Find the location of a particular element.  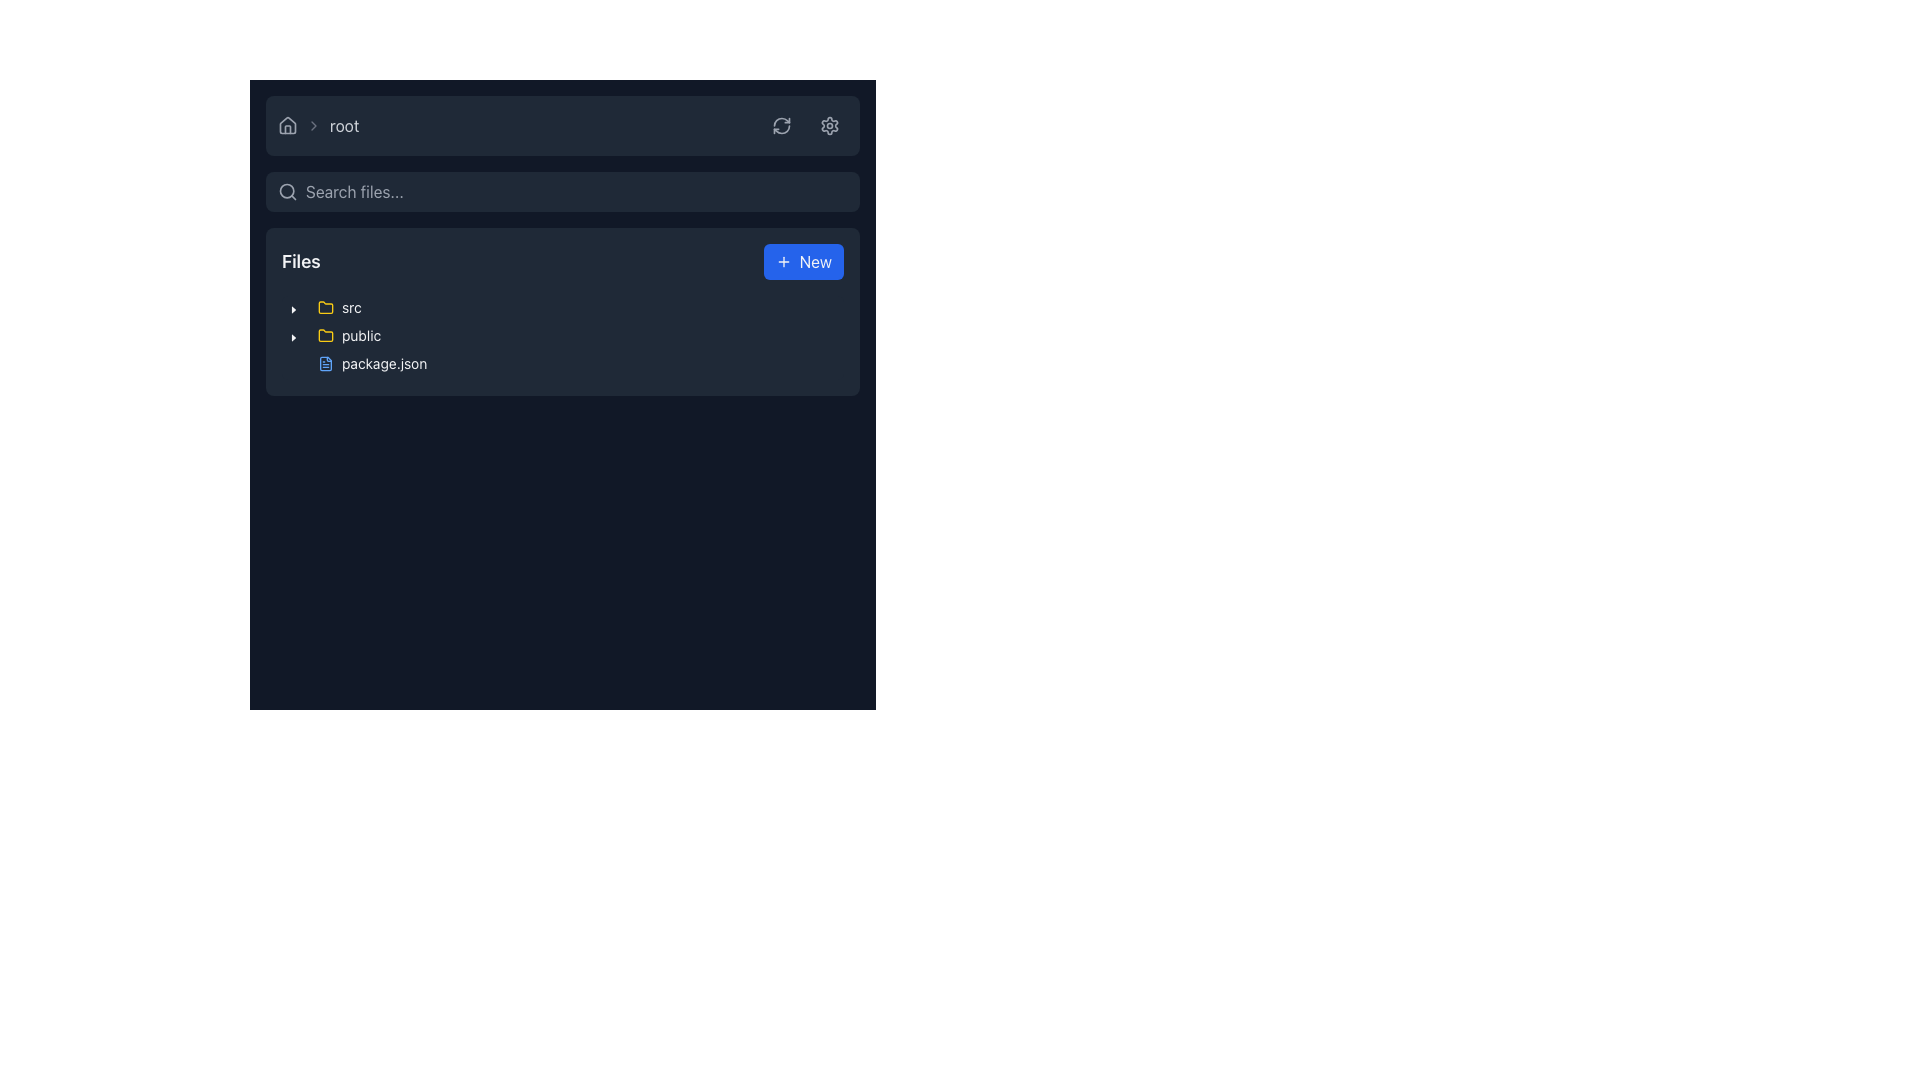

the blue circular SVG icon with a white cross labeled 'New' in the top right corner of the dark-themed interface is located at coordinates (782, 261).